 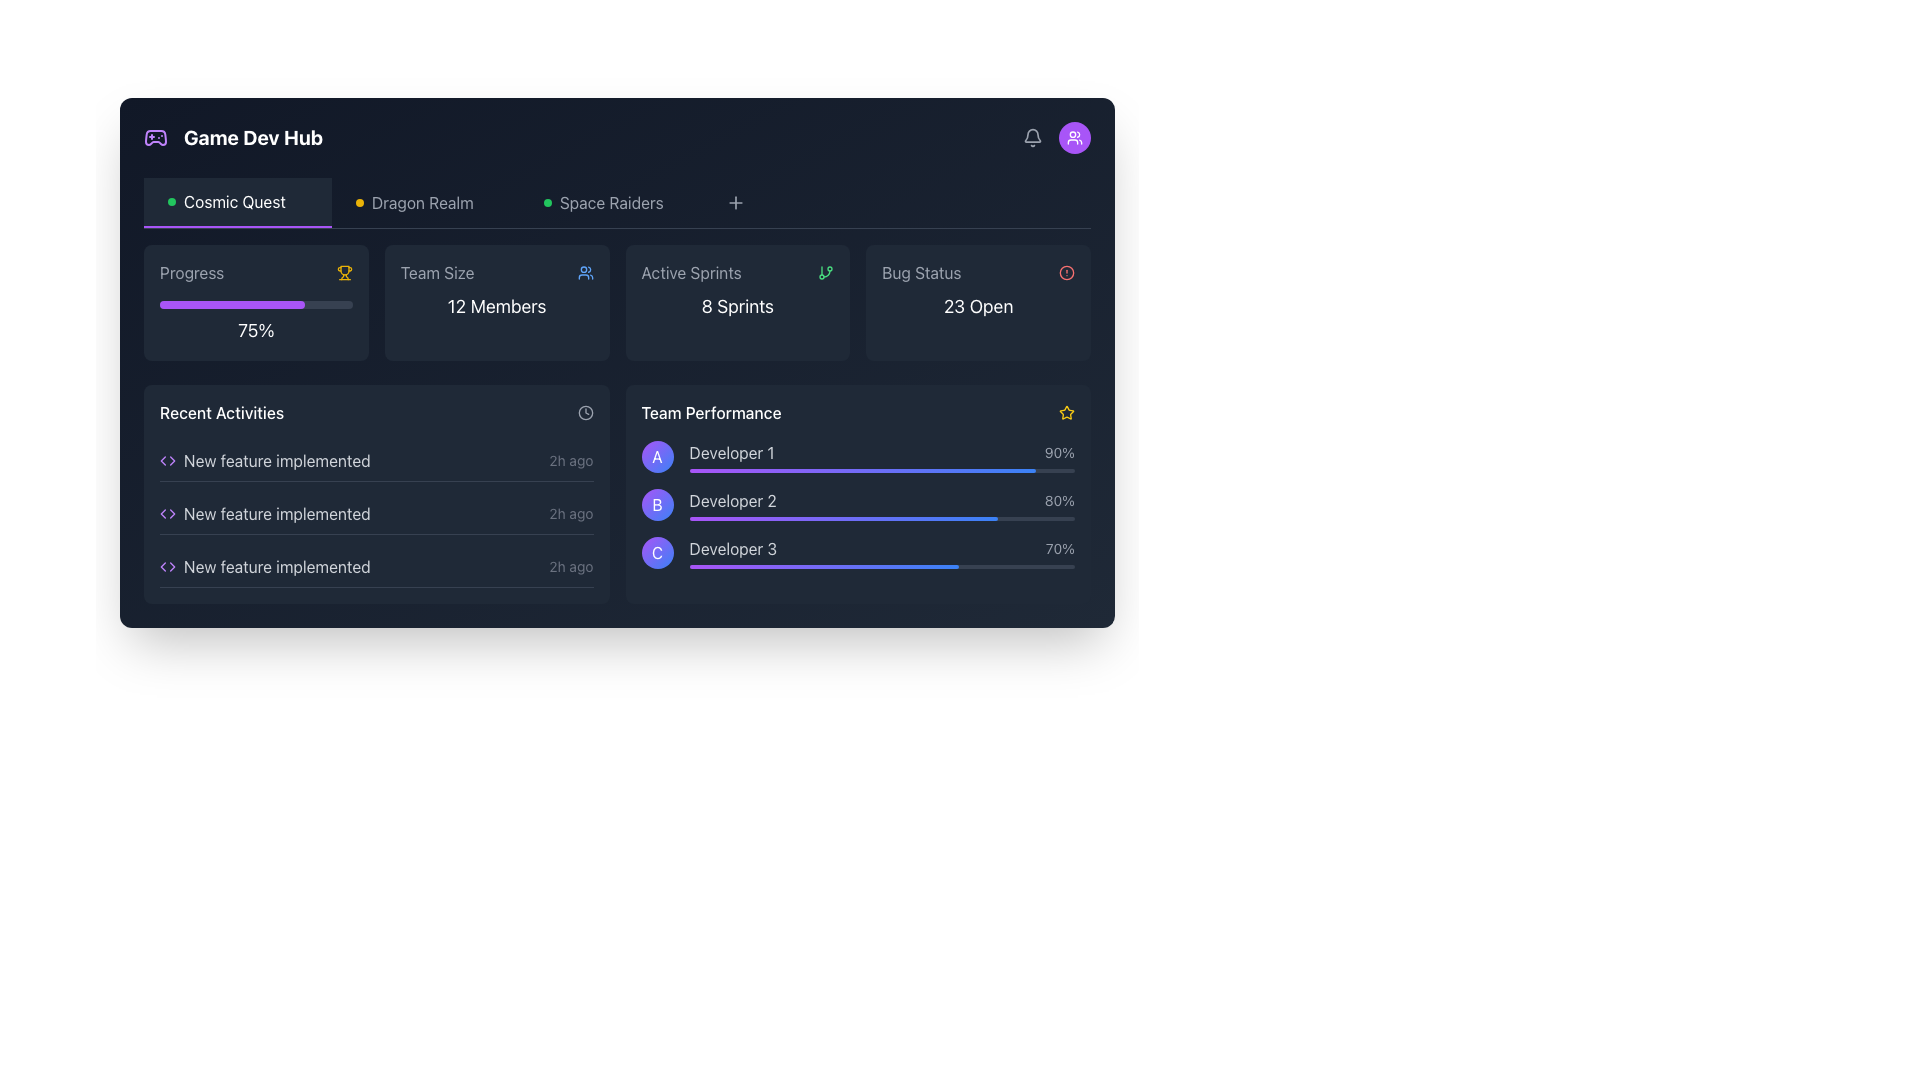 What do you see at coordinates (881, 552) in the screenshot?
I see `the third progress bar labeled 'Team Performance' which represents 70% productivity for 'Developer 3'` at bounding box center [881, 552].